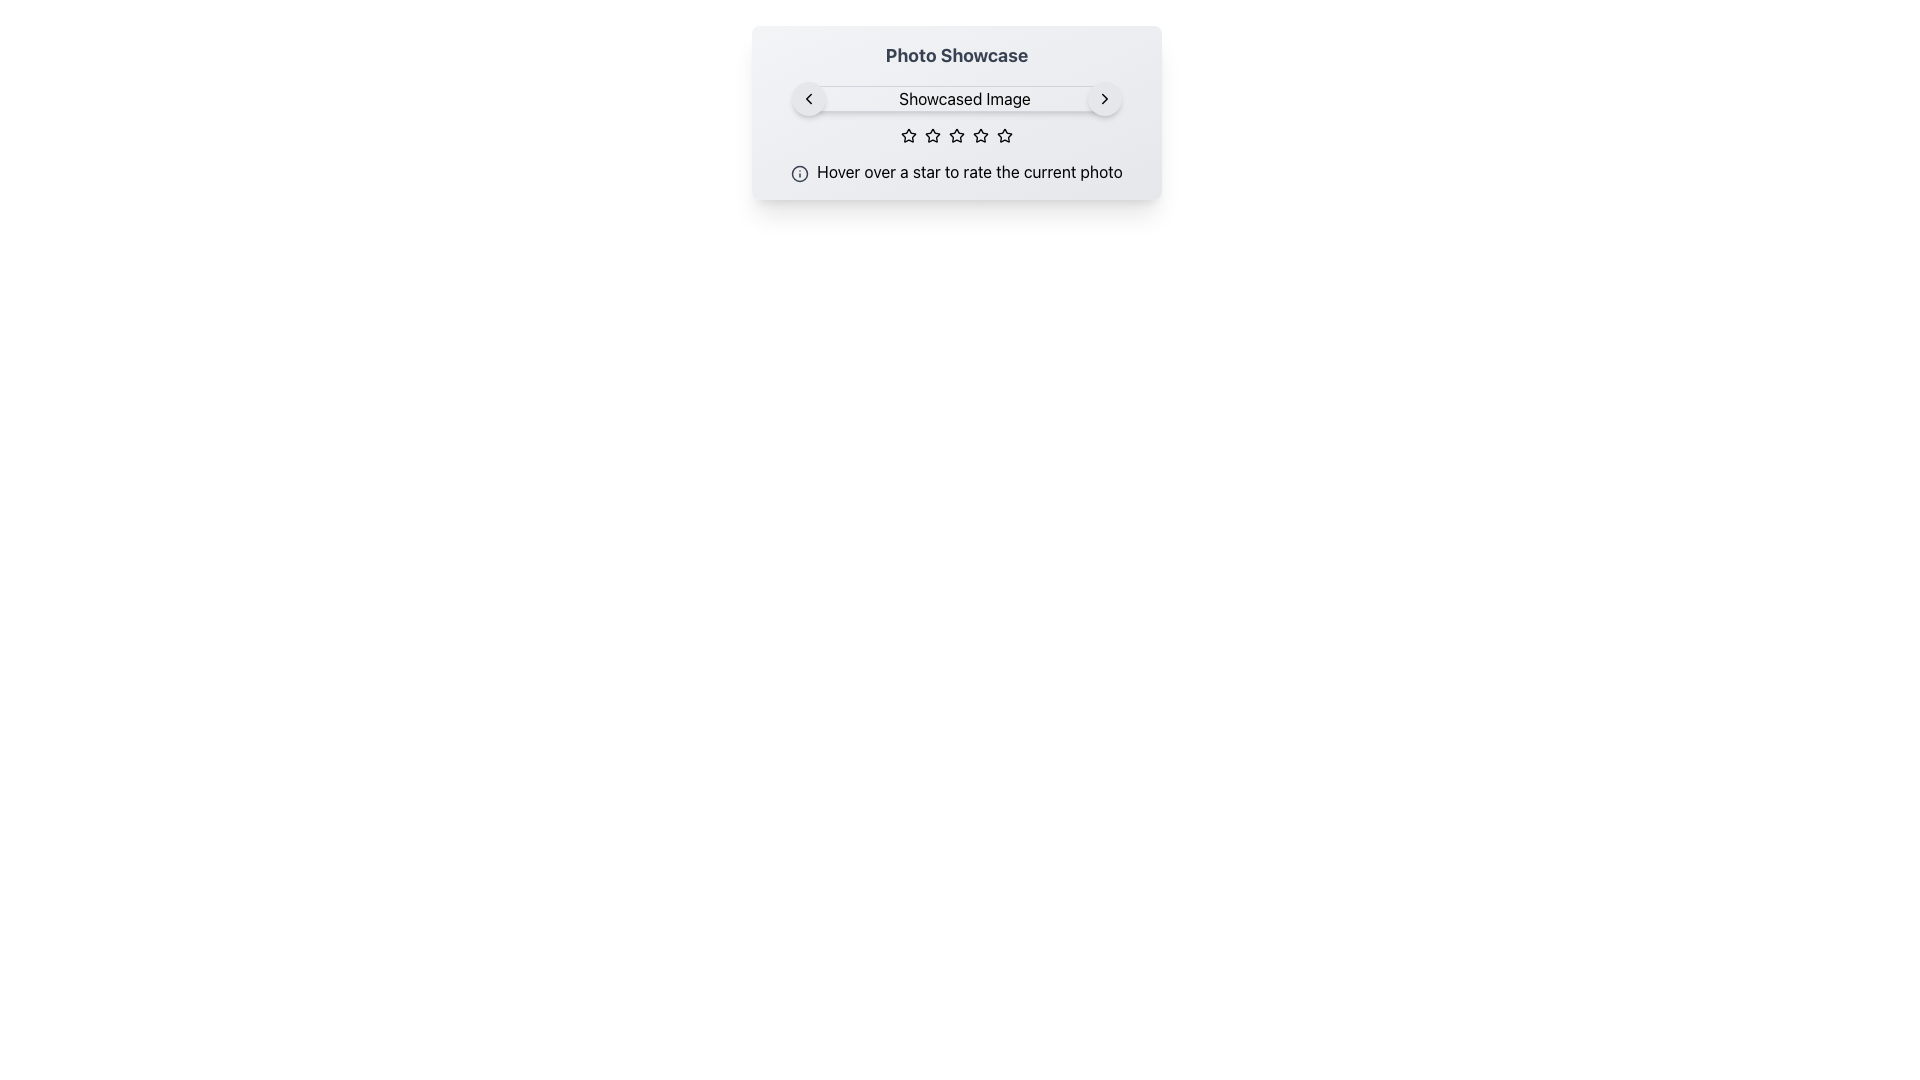 The image size is (1920, 1080). I want to click on the photo showcasing module located at the top center of the viewport, so click(955, 112).